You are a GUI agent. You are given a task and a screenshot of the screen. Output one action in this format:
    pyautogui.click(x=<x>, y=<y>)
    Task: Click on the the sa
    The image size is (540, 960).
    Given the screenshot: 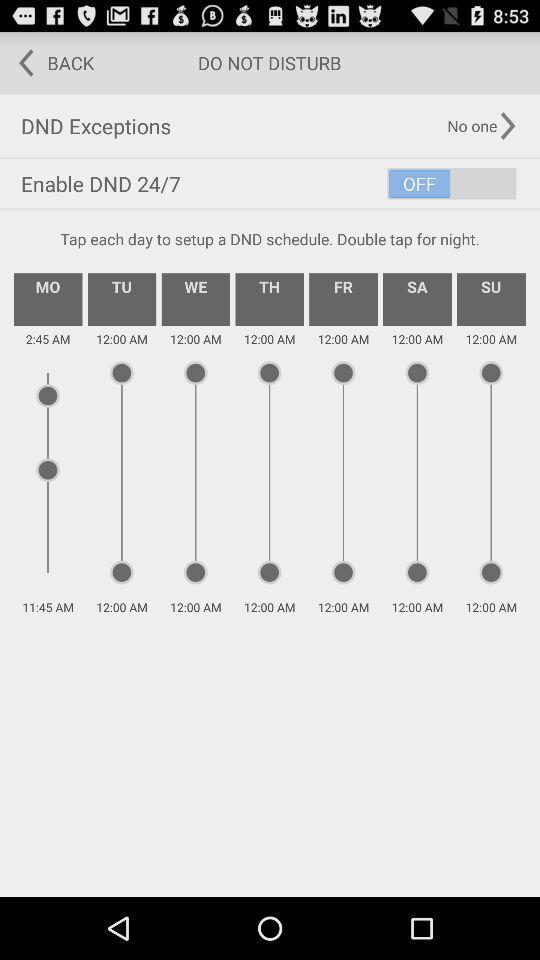 What is the action you would take?
    pyautogui.click(x=416, y=298)
    